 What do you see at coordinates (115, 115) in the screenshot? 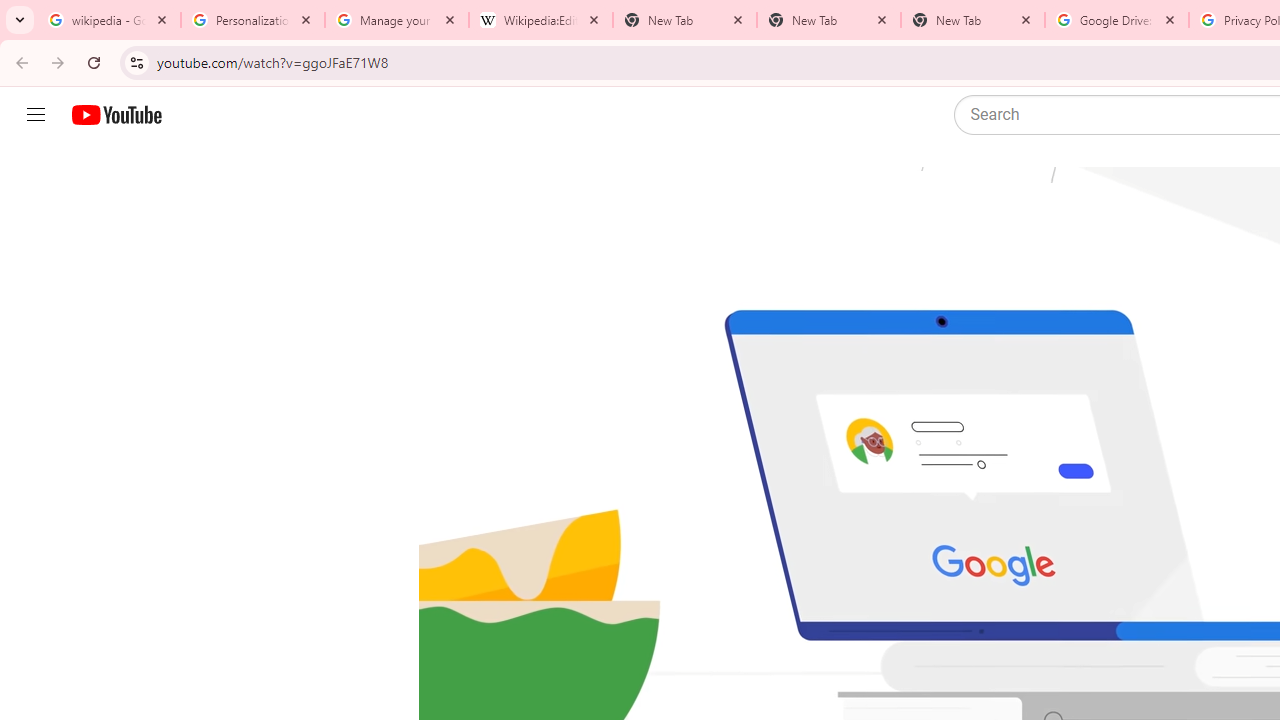
I see `'YouTube Home'` at bounding box center [115, 115].